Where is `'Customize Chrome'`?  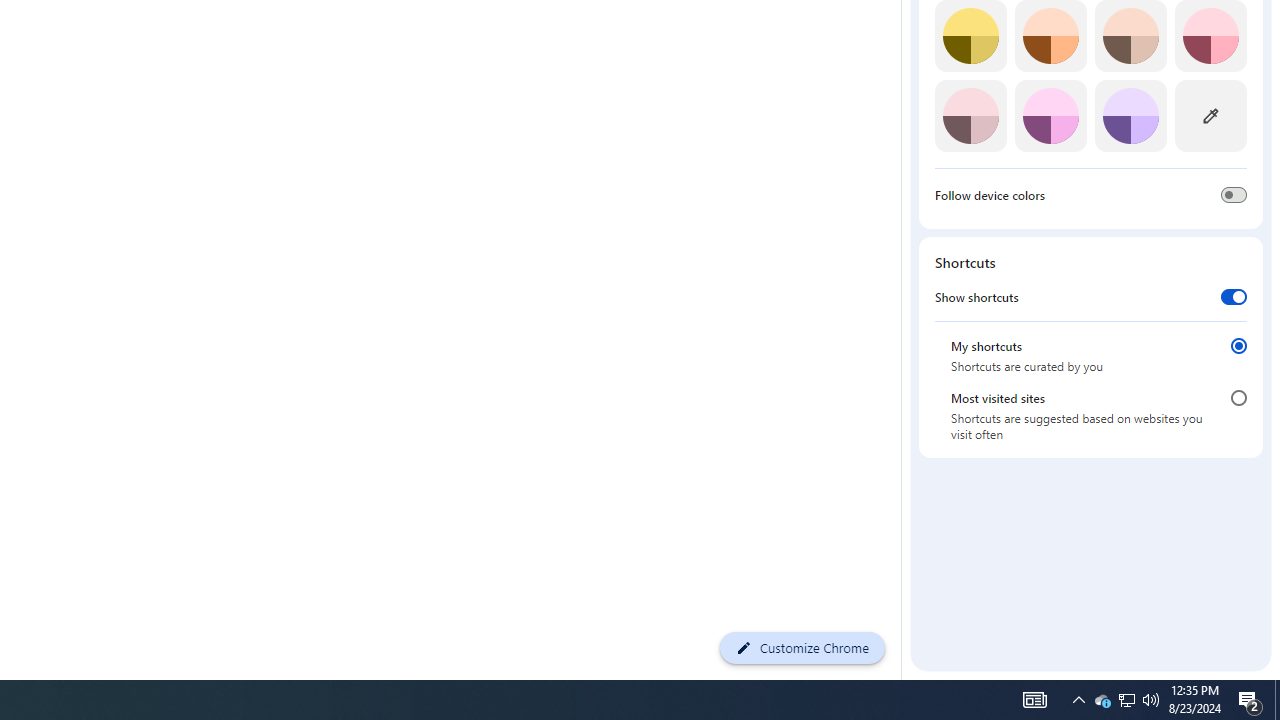 'Customize Chrome' is located at coordinates (801, 648).